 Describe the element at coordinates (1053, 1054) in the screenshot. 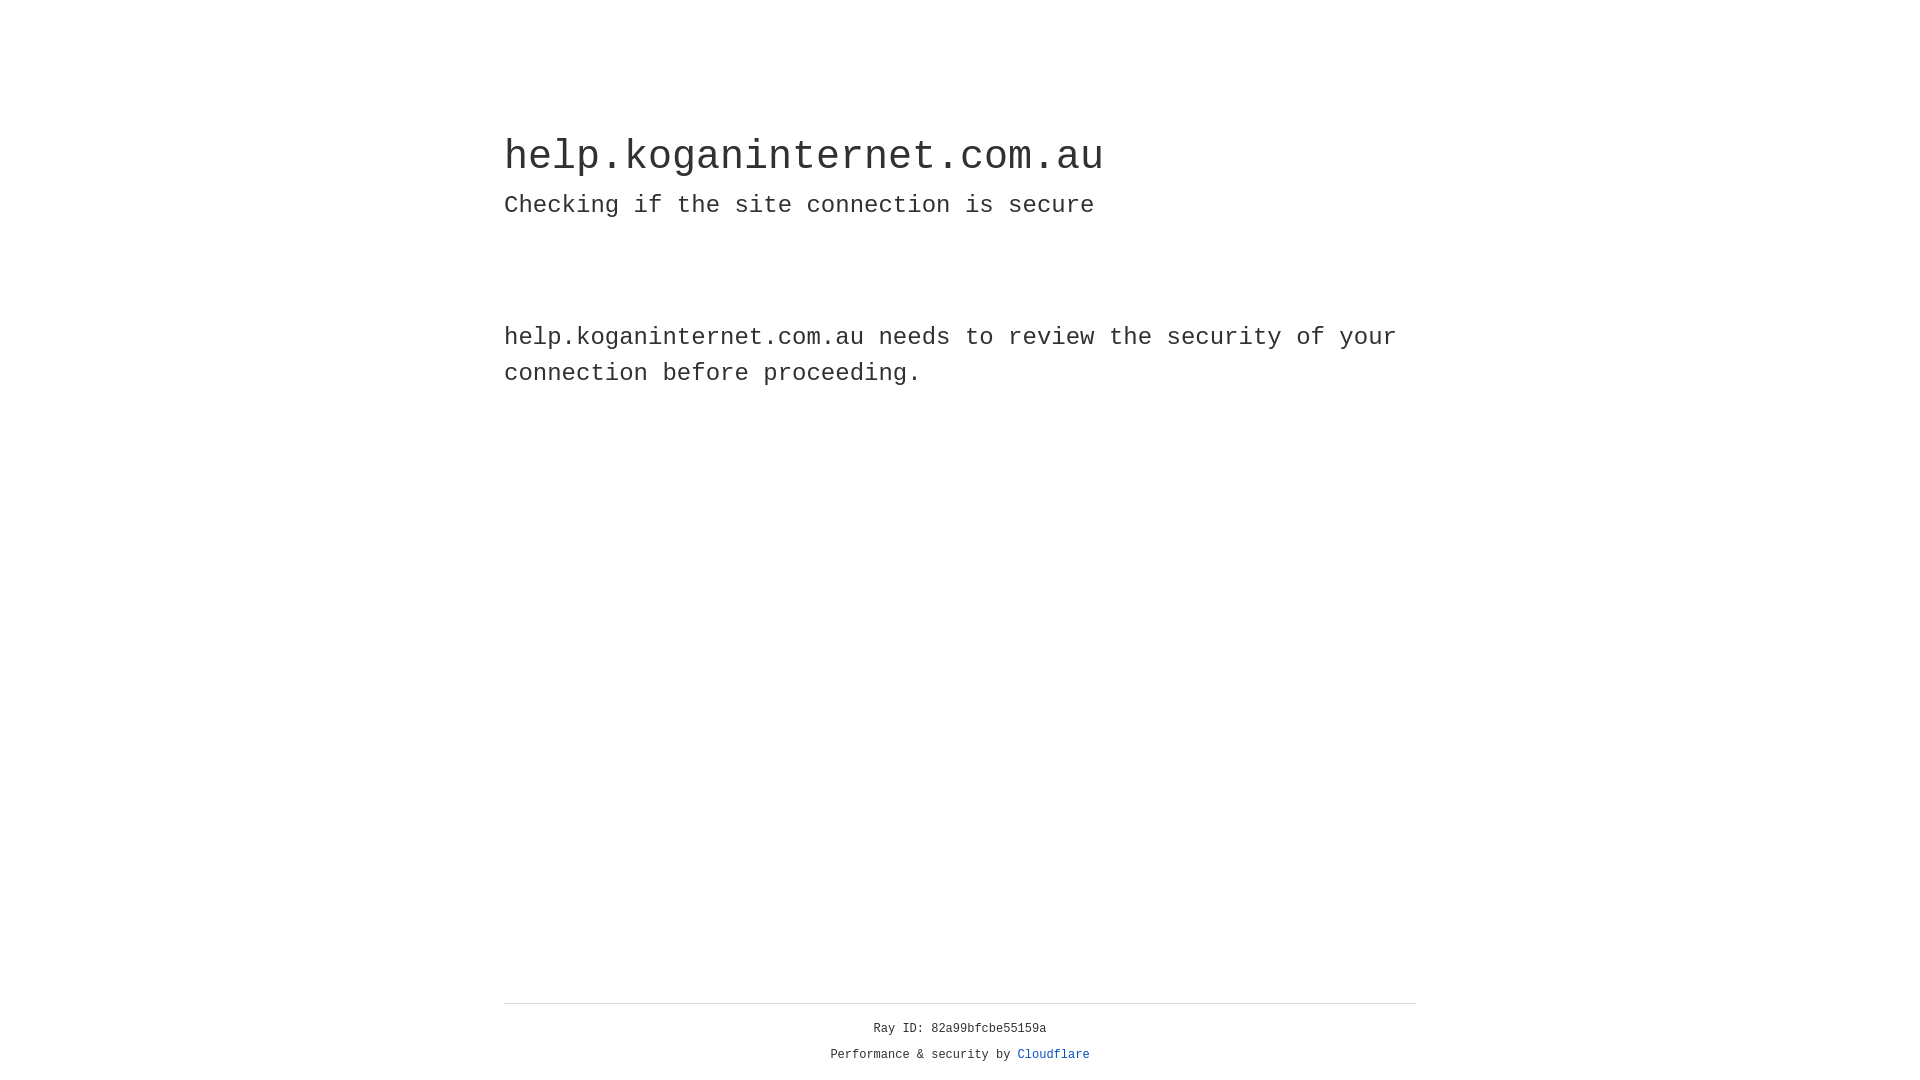

I see `'Cloudflare'` at that location.